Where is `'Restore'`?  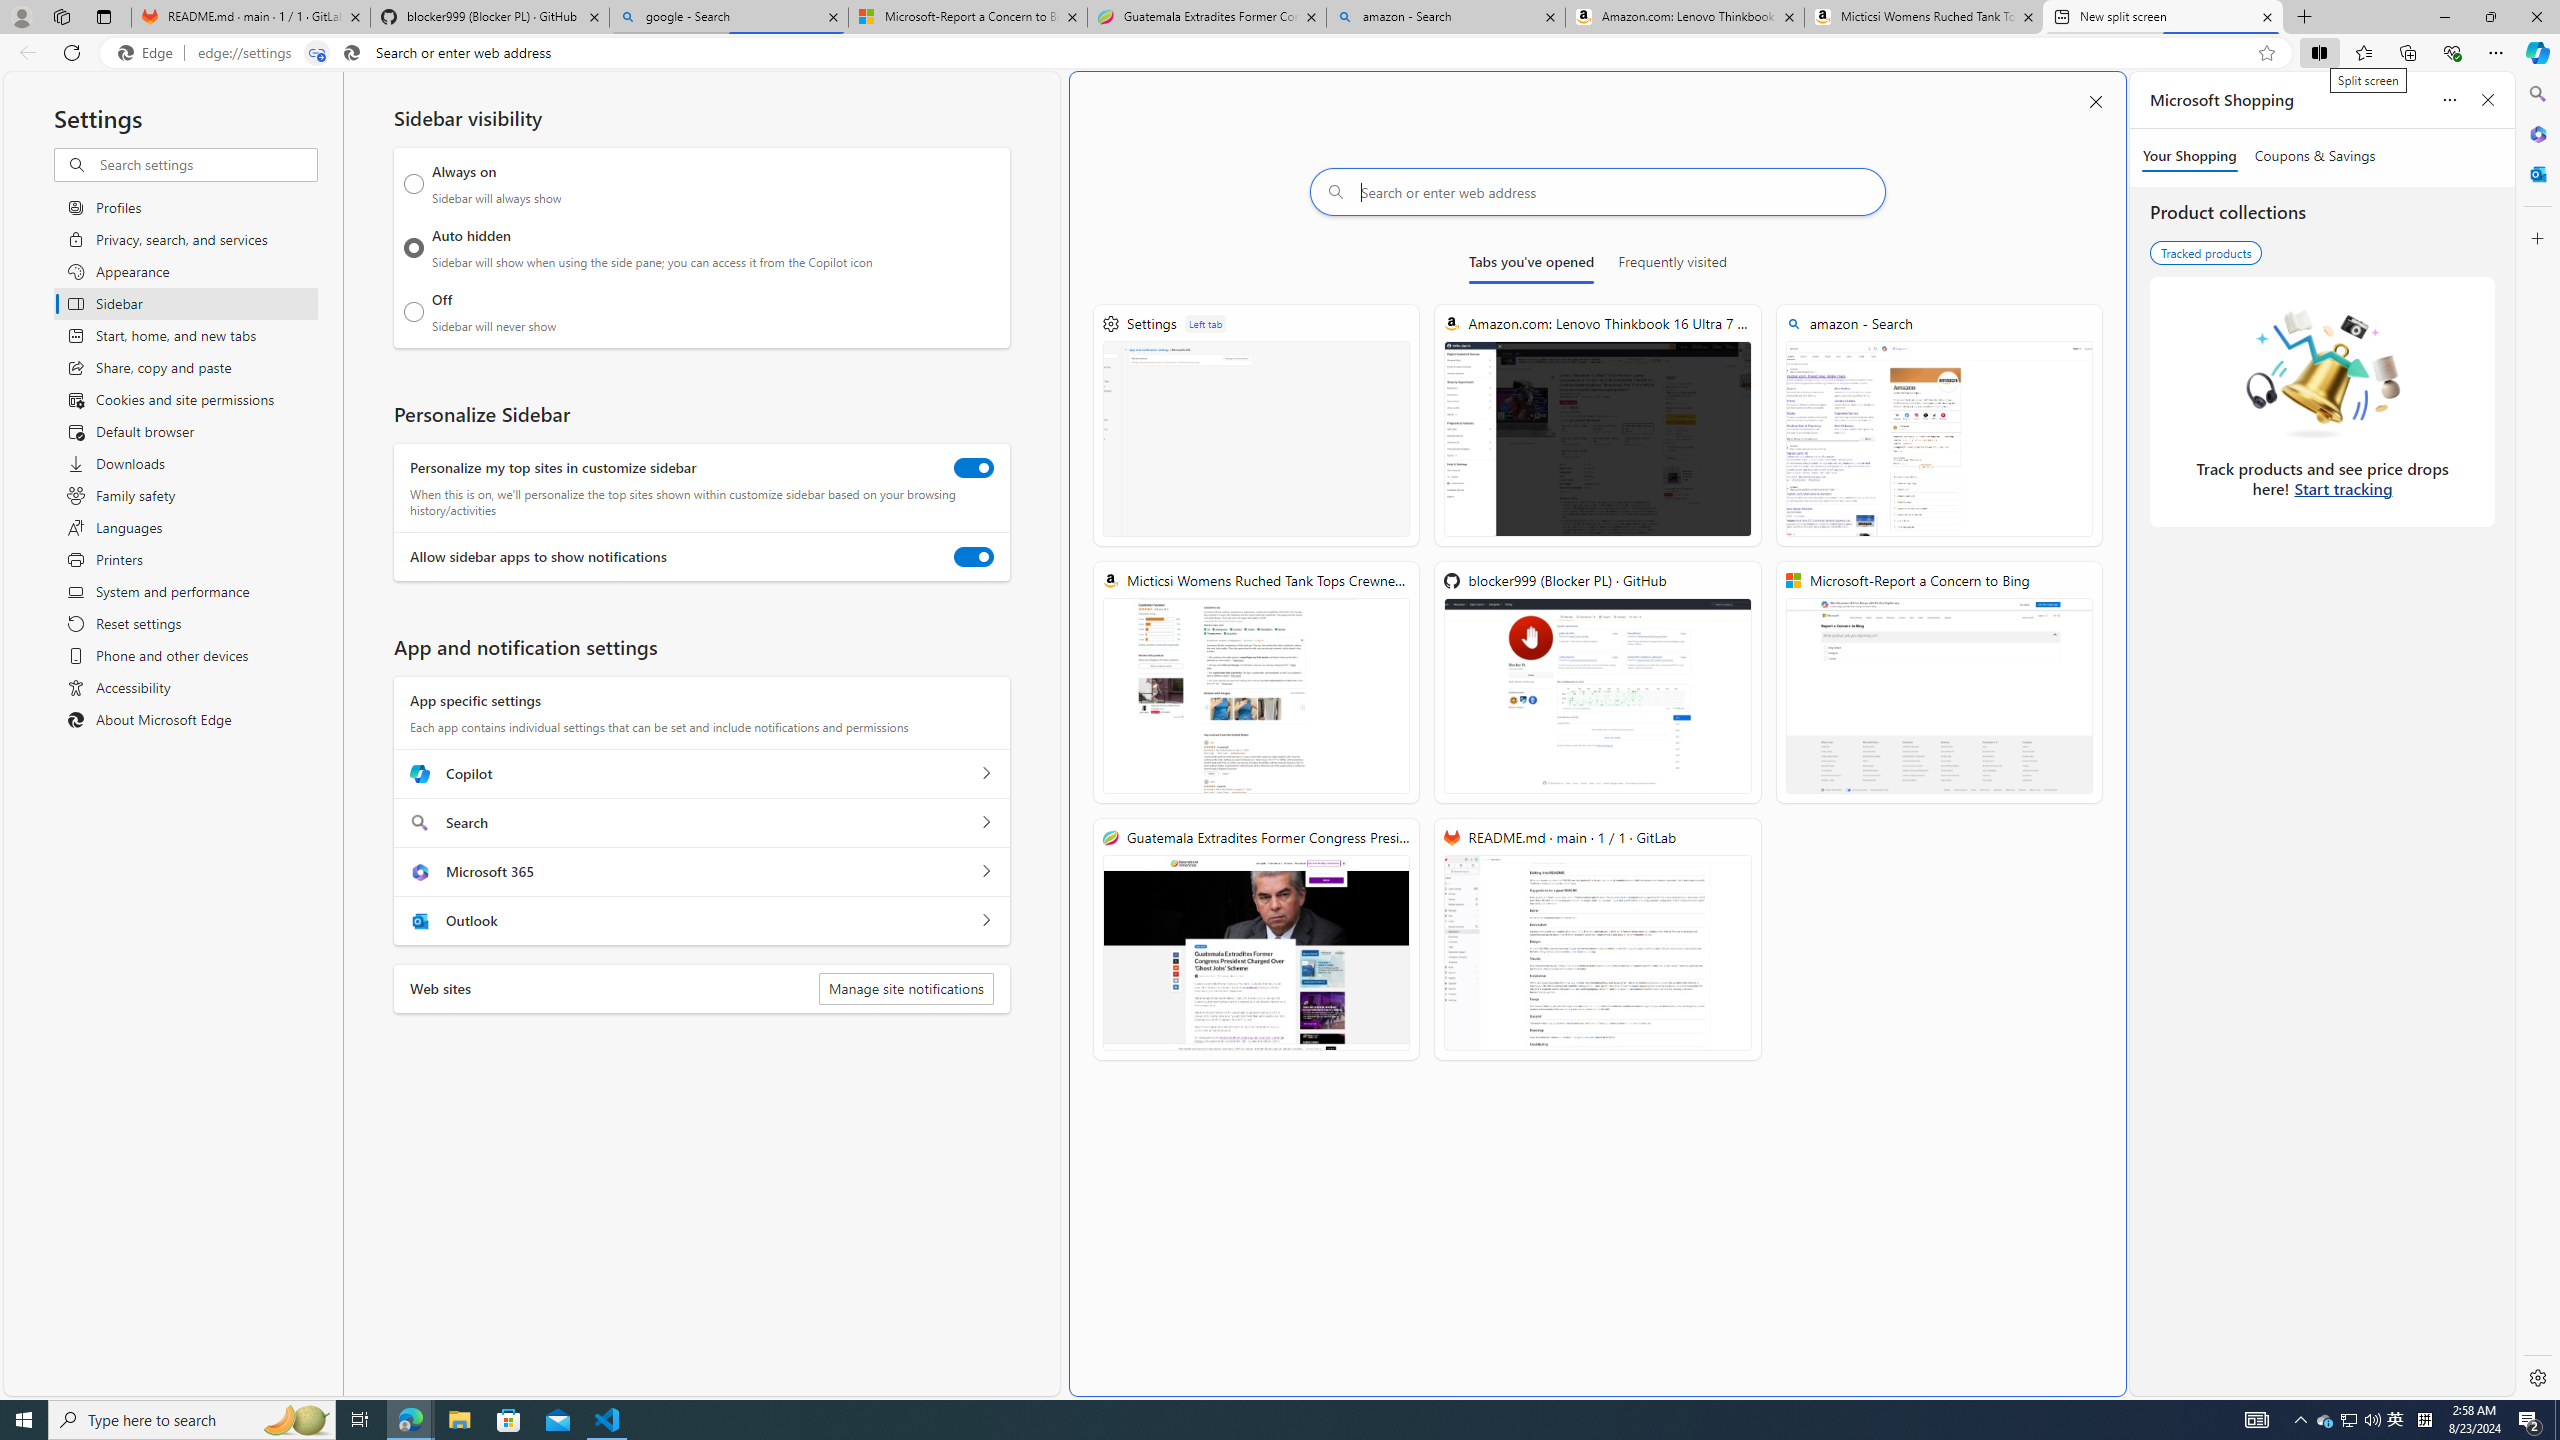 'Restore' is located at coordinates (2490, 16).